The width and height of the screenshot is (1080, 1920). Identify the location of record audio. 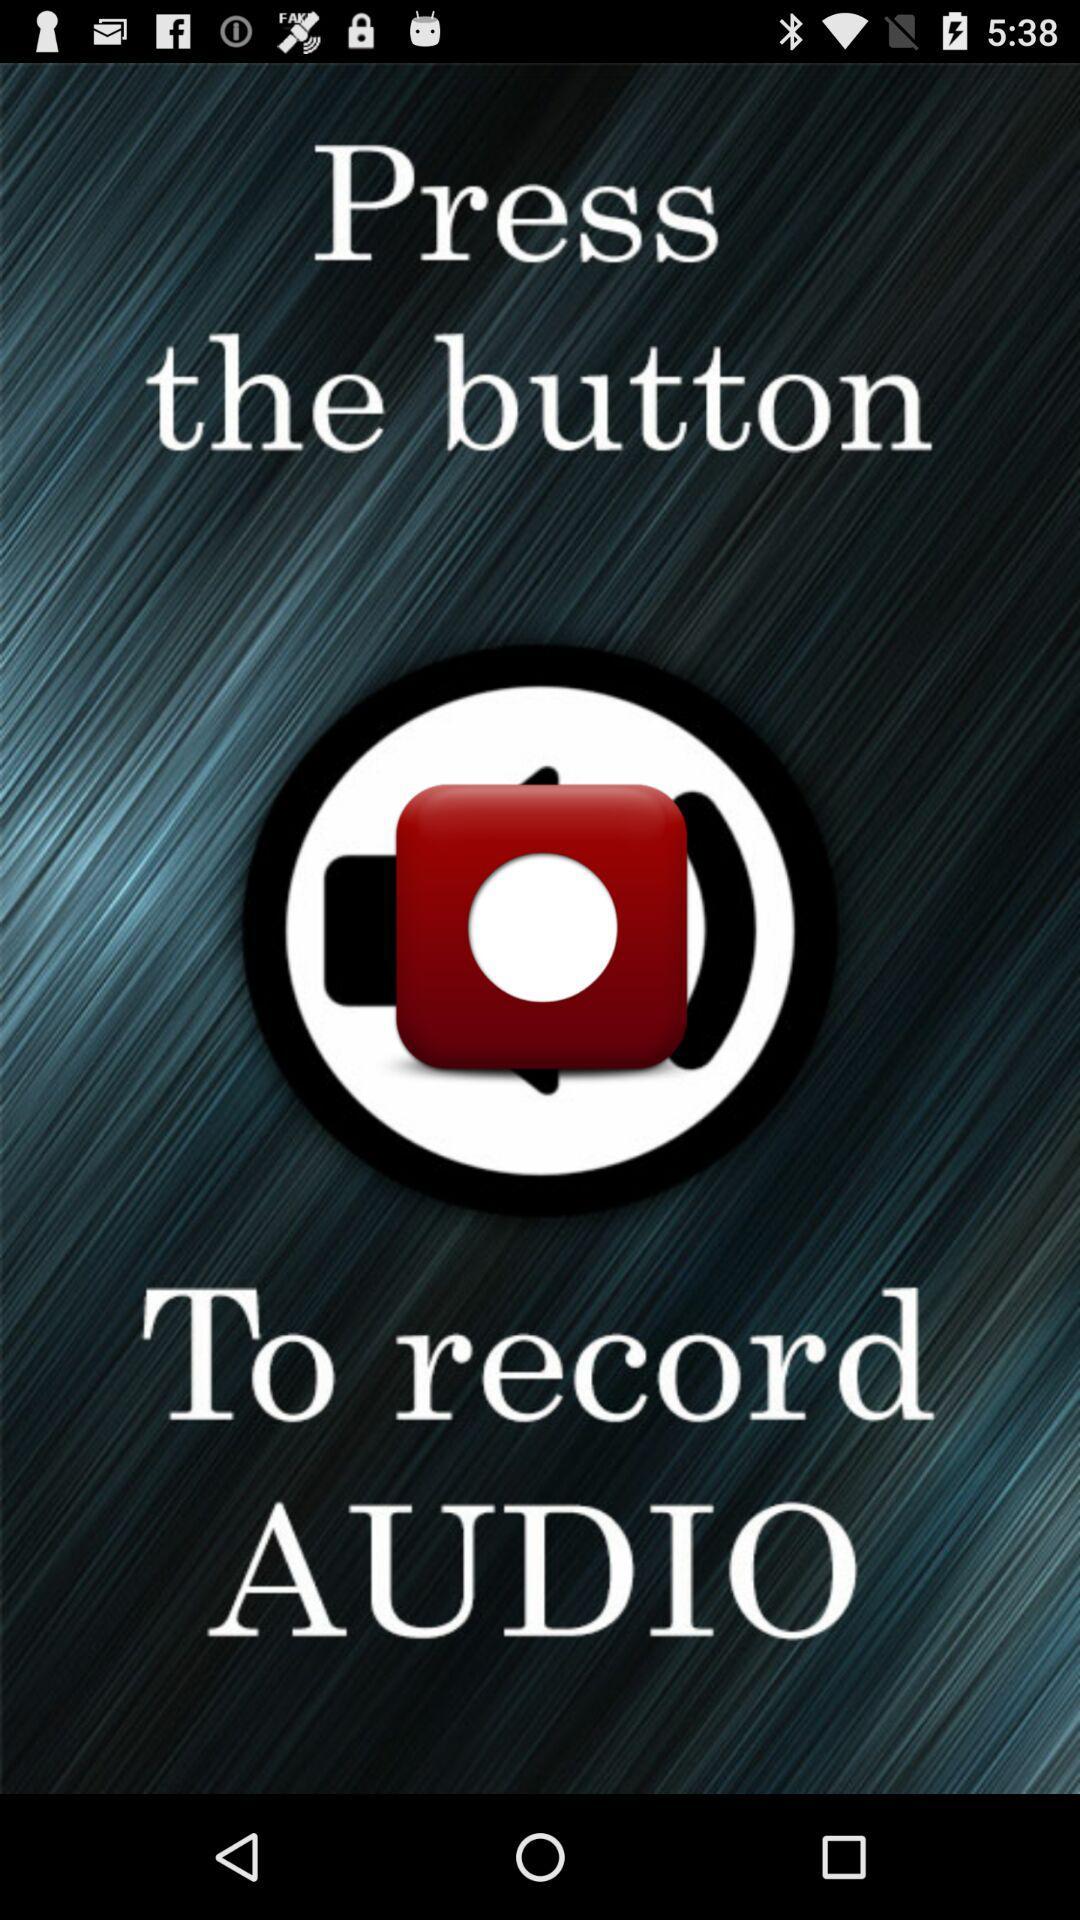
(540, 927).